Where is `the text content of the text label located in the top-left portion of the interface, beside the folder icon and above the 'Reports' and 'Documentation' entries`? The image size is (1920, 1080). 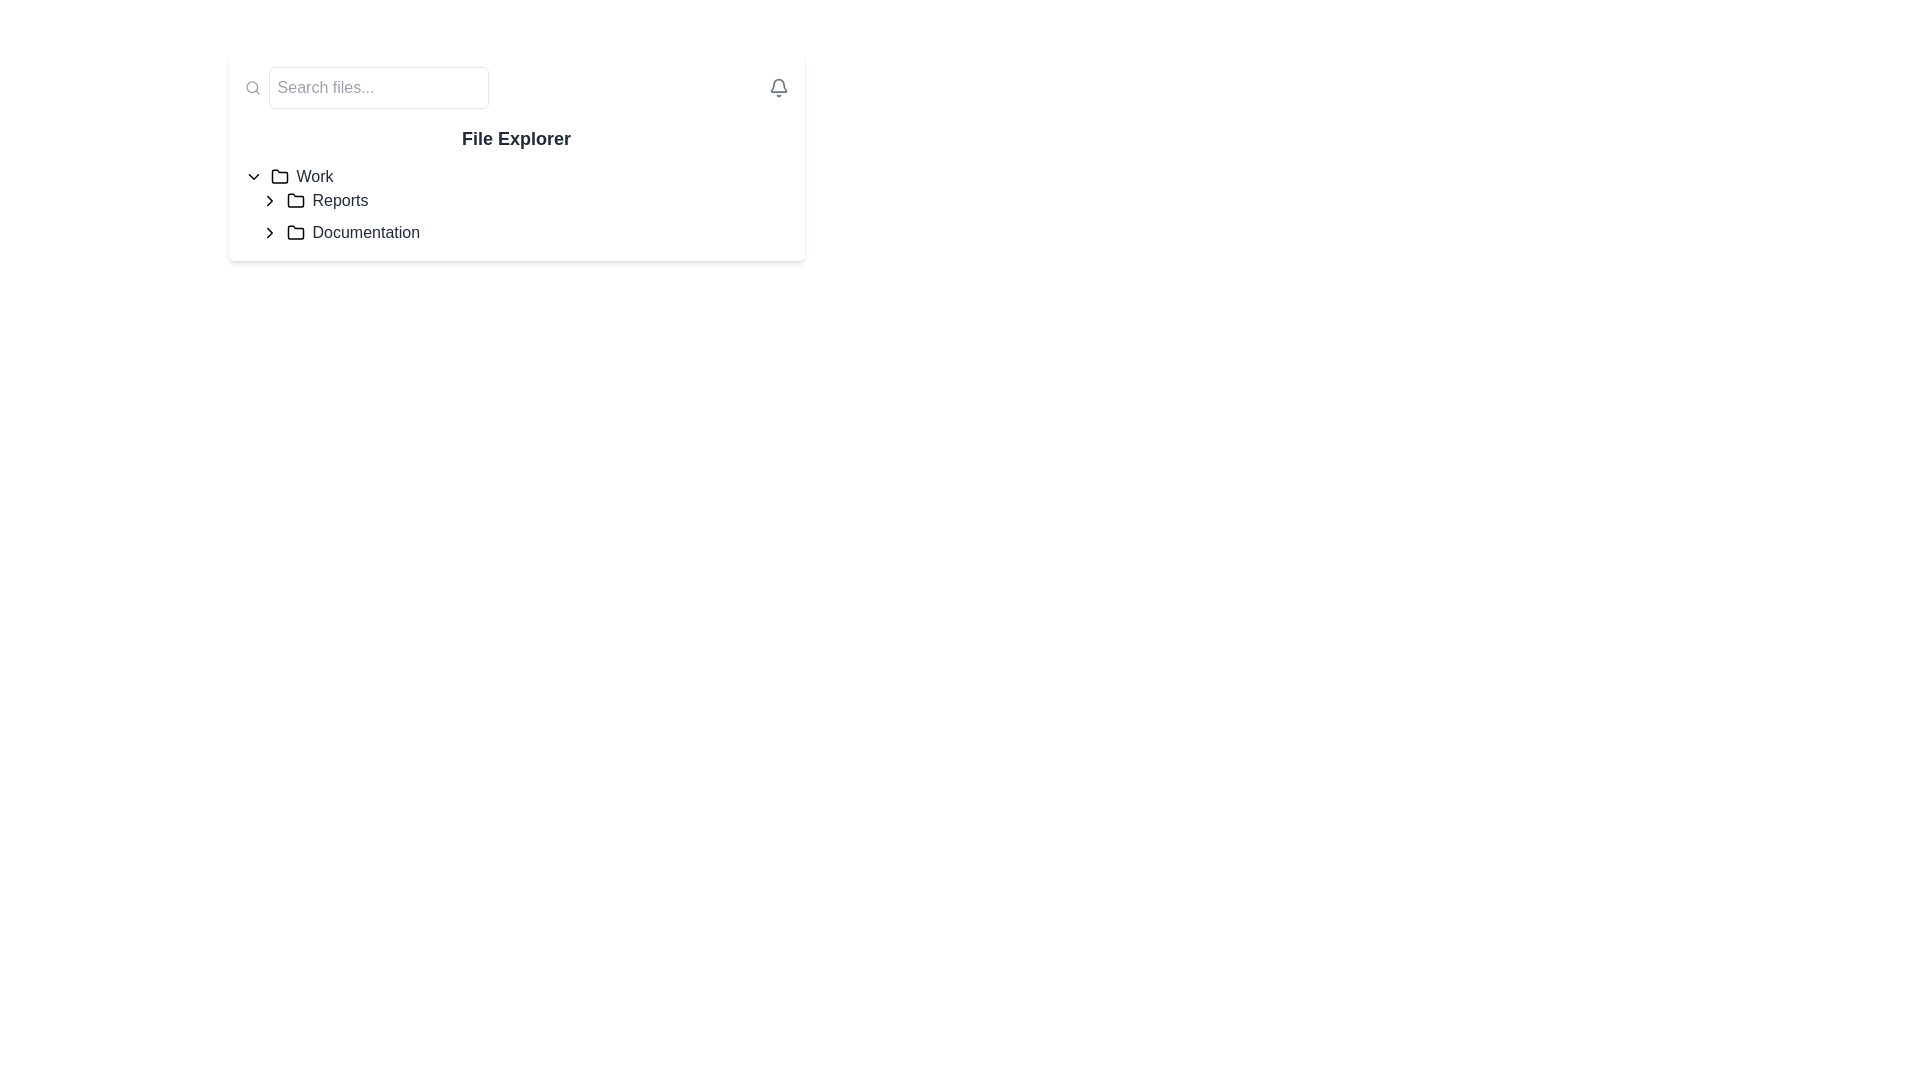
the text content of the text label located in the top-left portion of the interface, beside the folder icon and above the 'Reports' and 'Documentation' entries is located at coordinates (314, 176).